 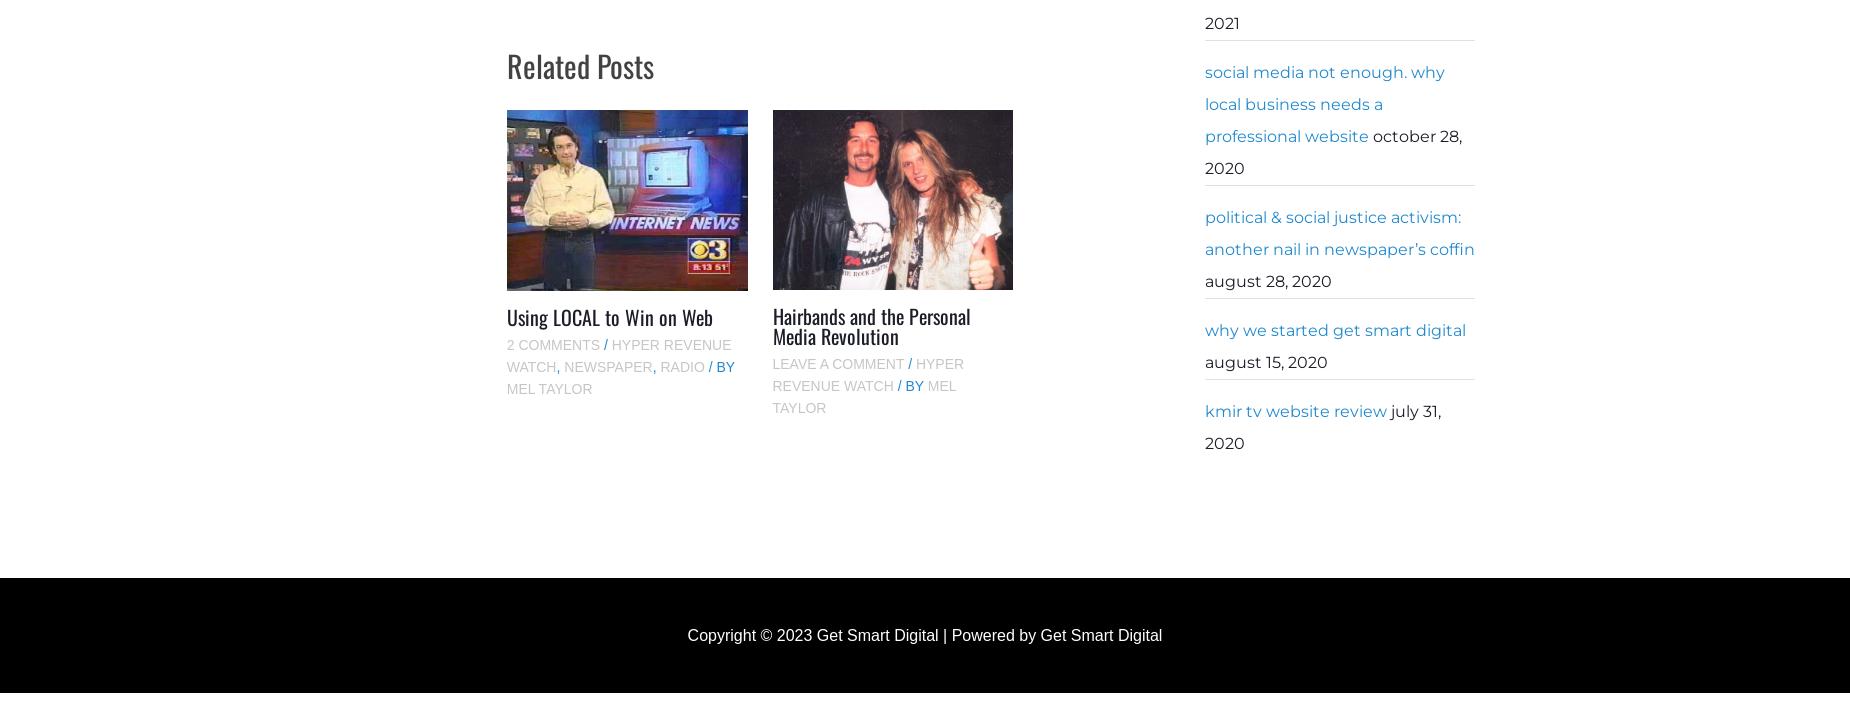 I want to click on 'Using LOCAL to Win on Web', so click(x=609, y=315).